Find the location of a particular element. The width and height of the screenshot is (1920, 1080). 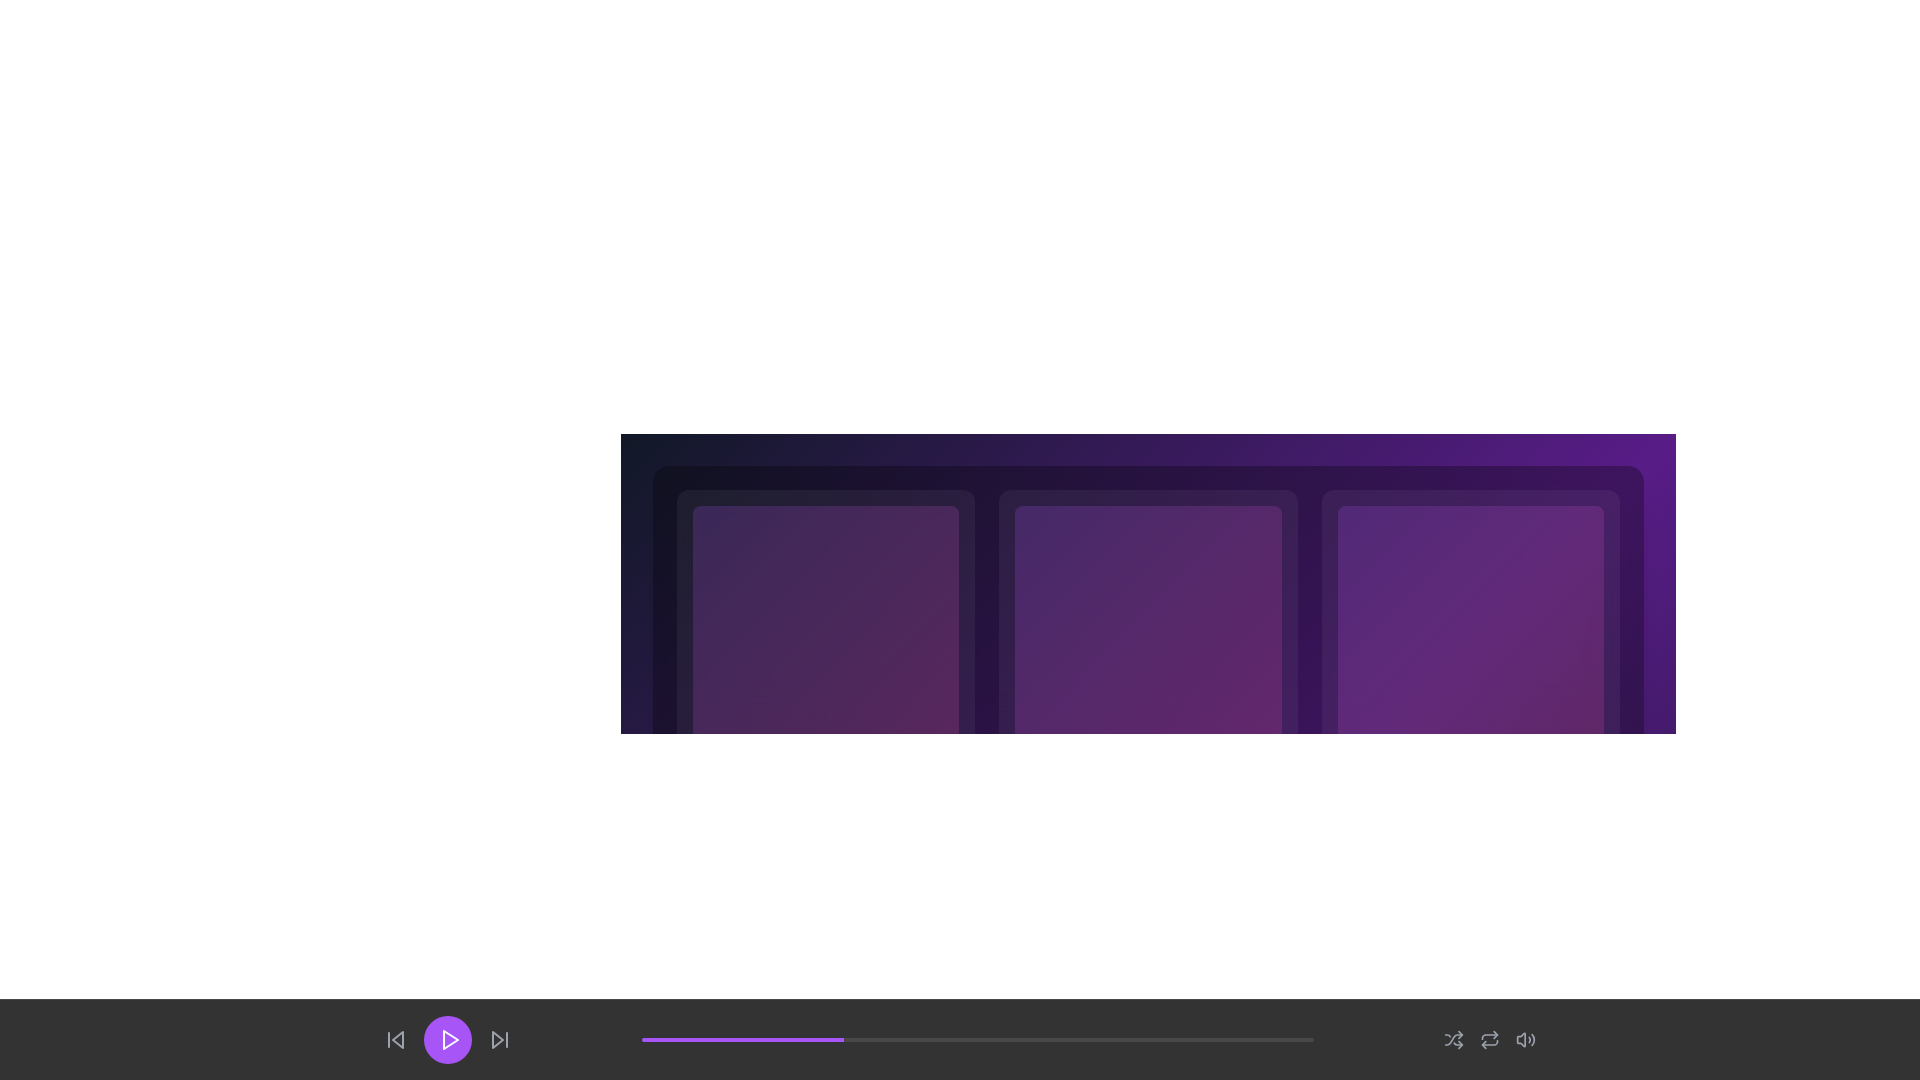

the circular repeat icon located in the bottom-right corner of the interface layout is located at coordinates (1489, 1039).